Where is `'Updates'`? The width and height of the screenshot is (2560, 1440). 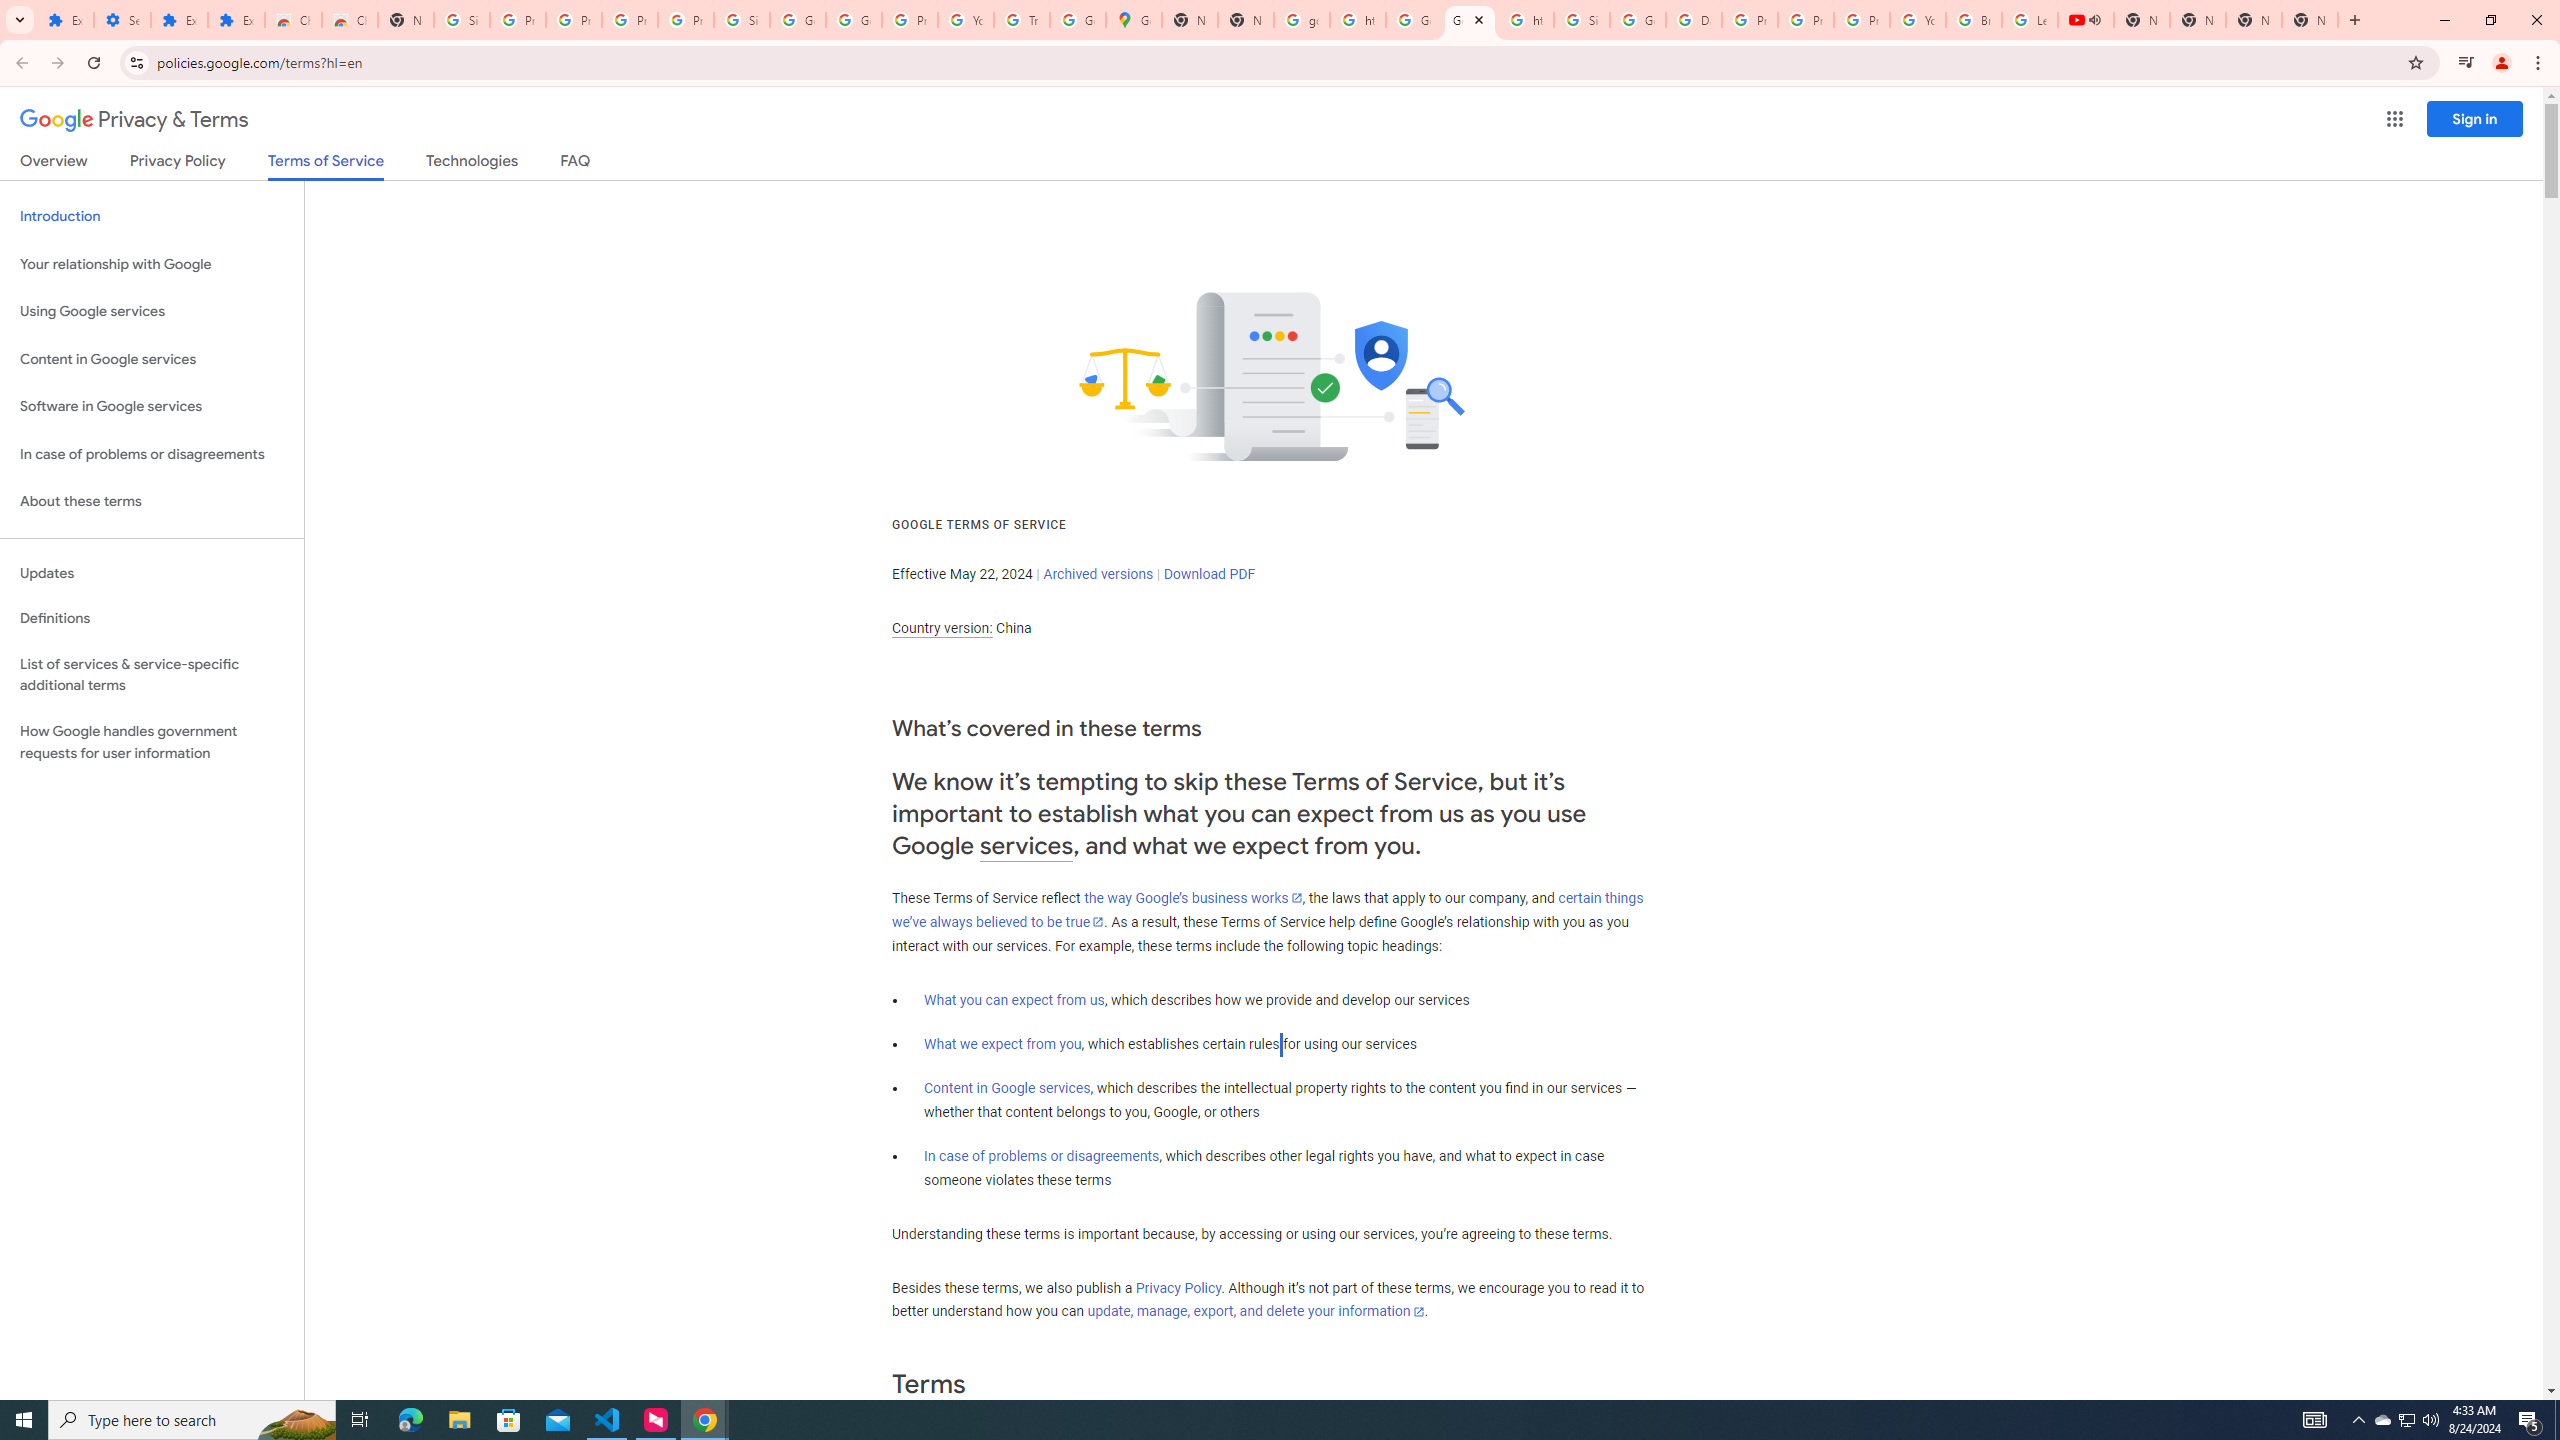 'Updates' is located at coordinates (151, 572).